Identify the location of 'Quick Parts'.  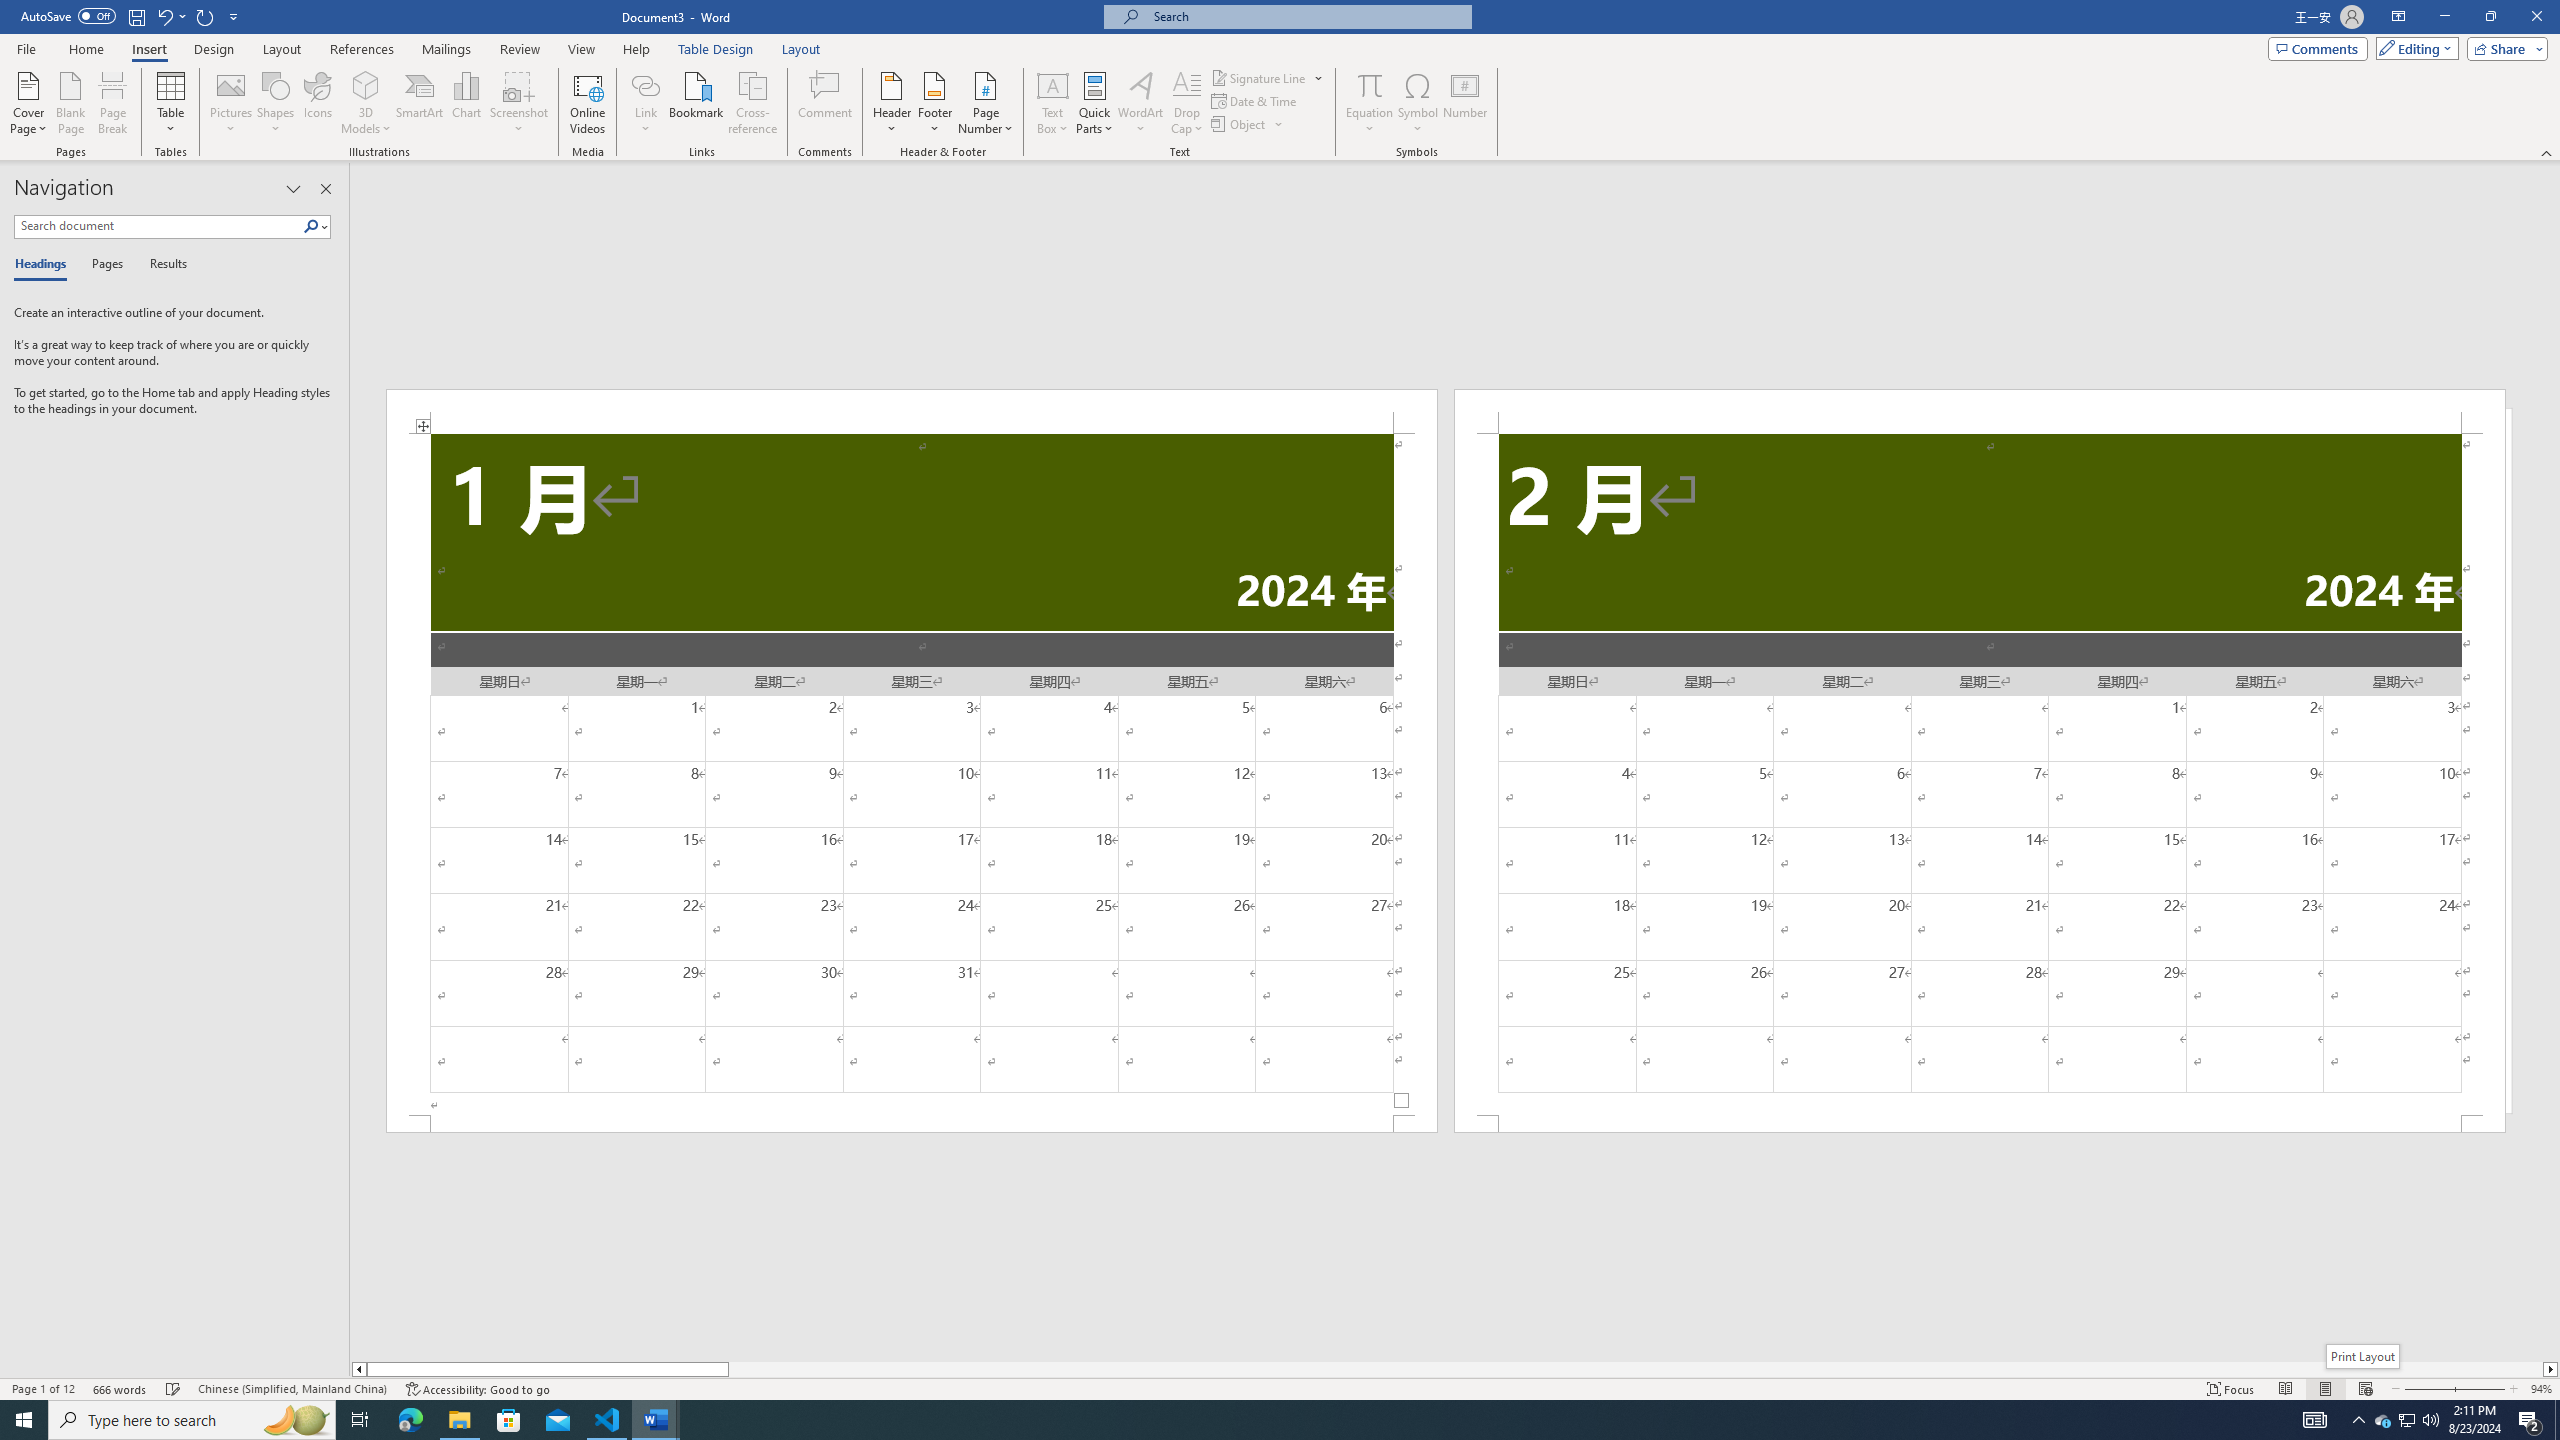
(1094, 103).